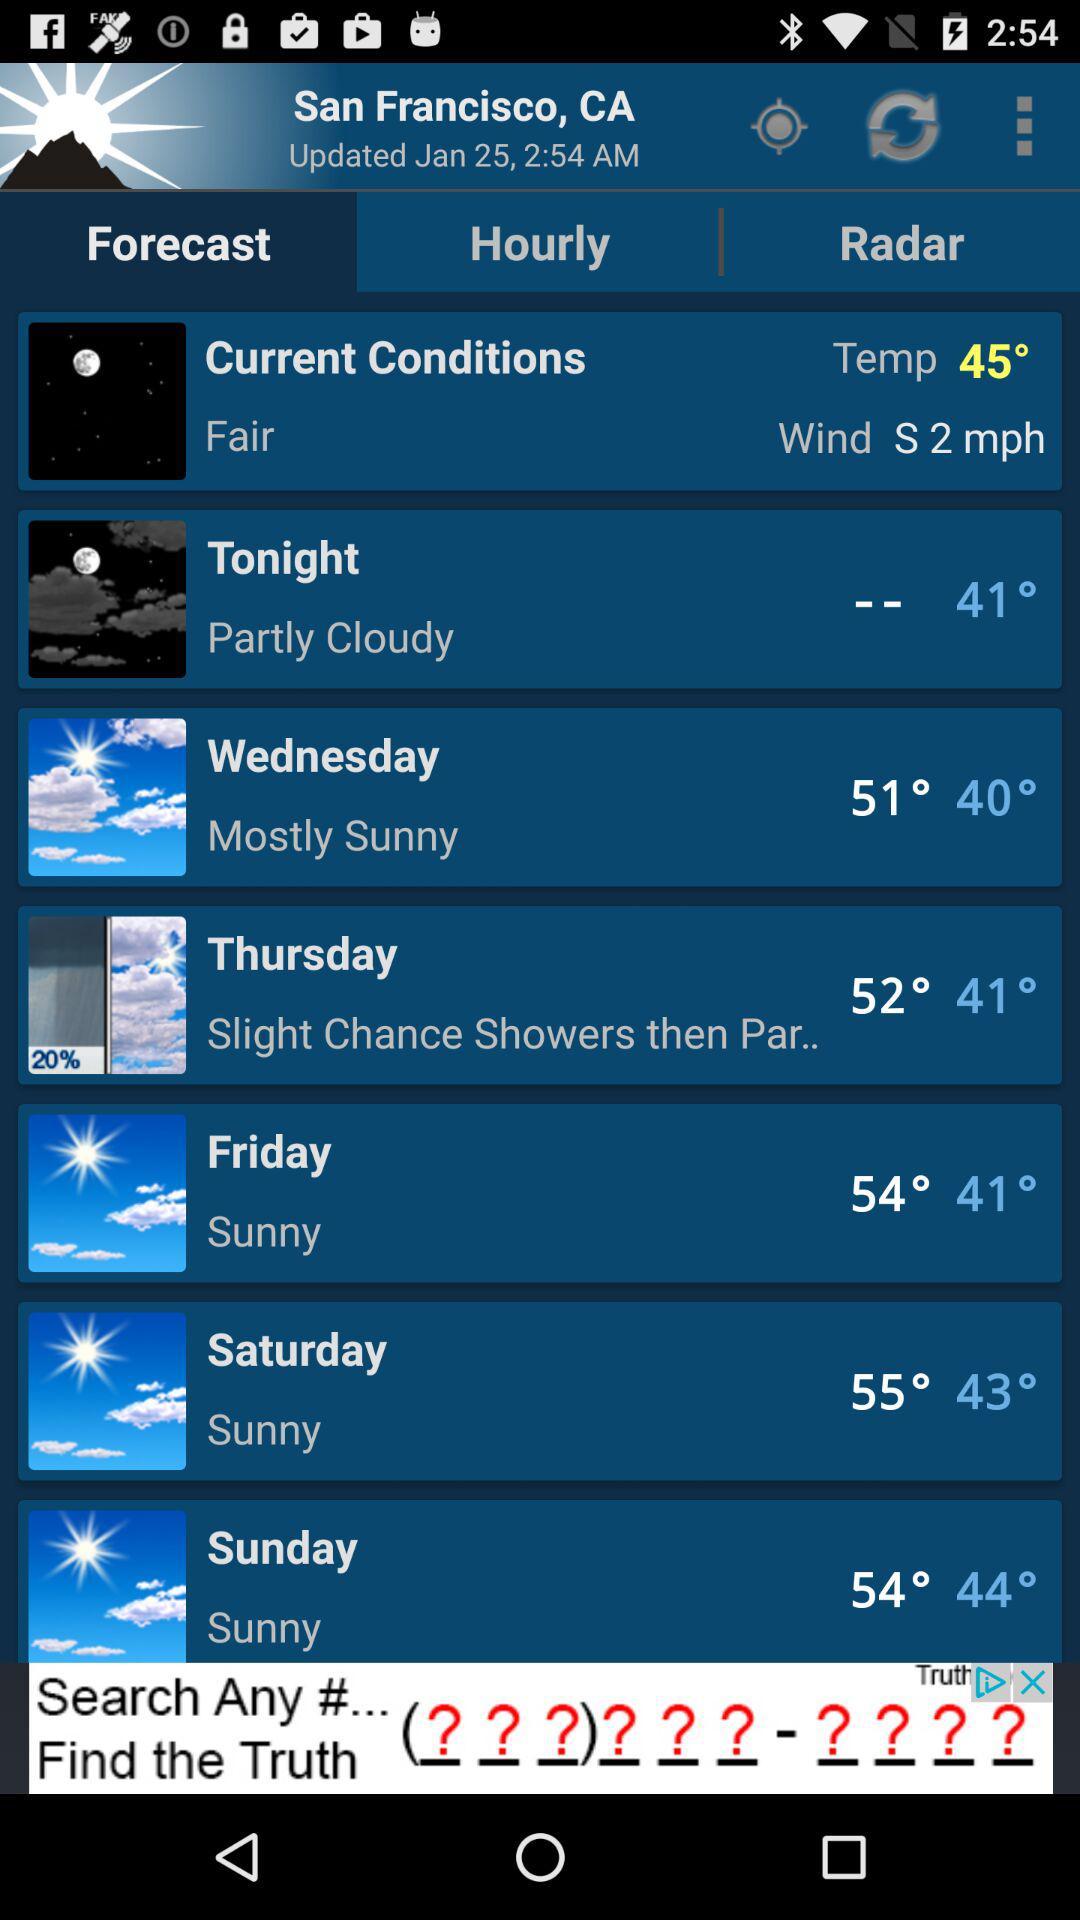 The width and height of the screenshot is (1080, 1920). Describe the element at coordinates (540, 1727) in the screenshot. I see `announcement` at that location.